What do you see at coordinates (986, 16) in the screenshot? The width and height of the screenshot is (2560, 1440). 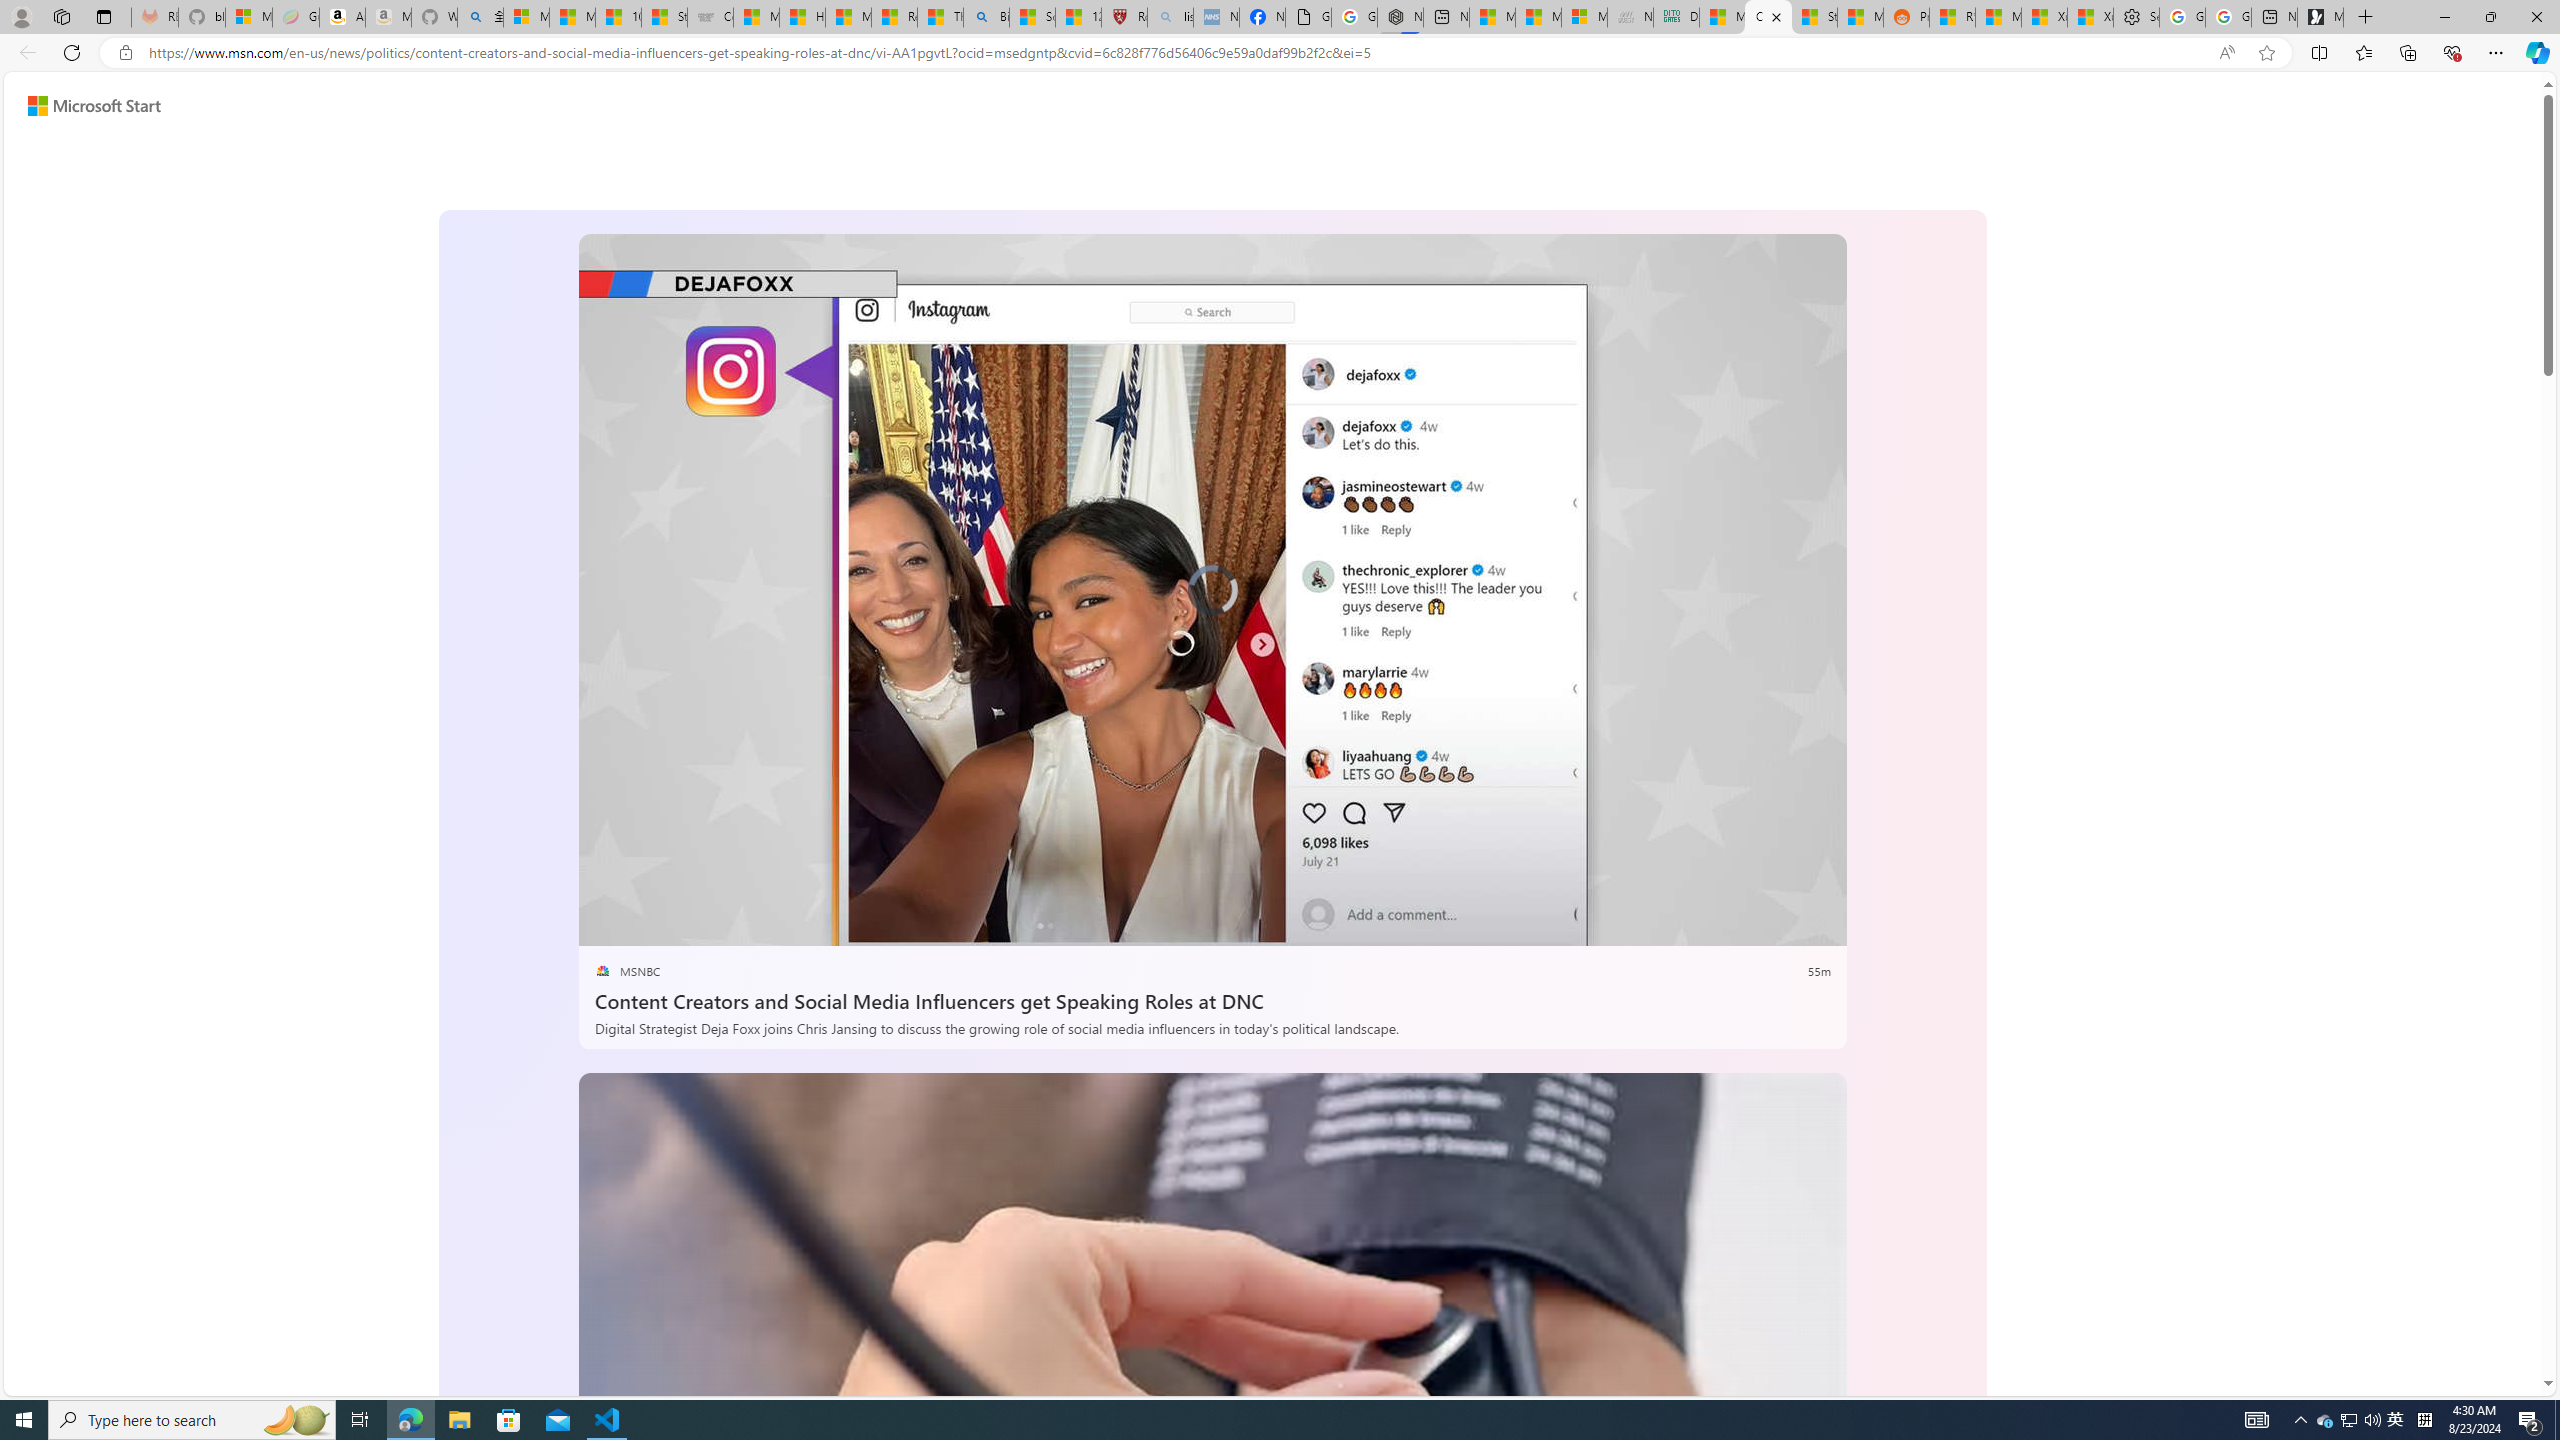 I see `'Bing'` at bounding box center [986, 16].